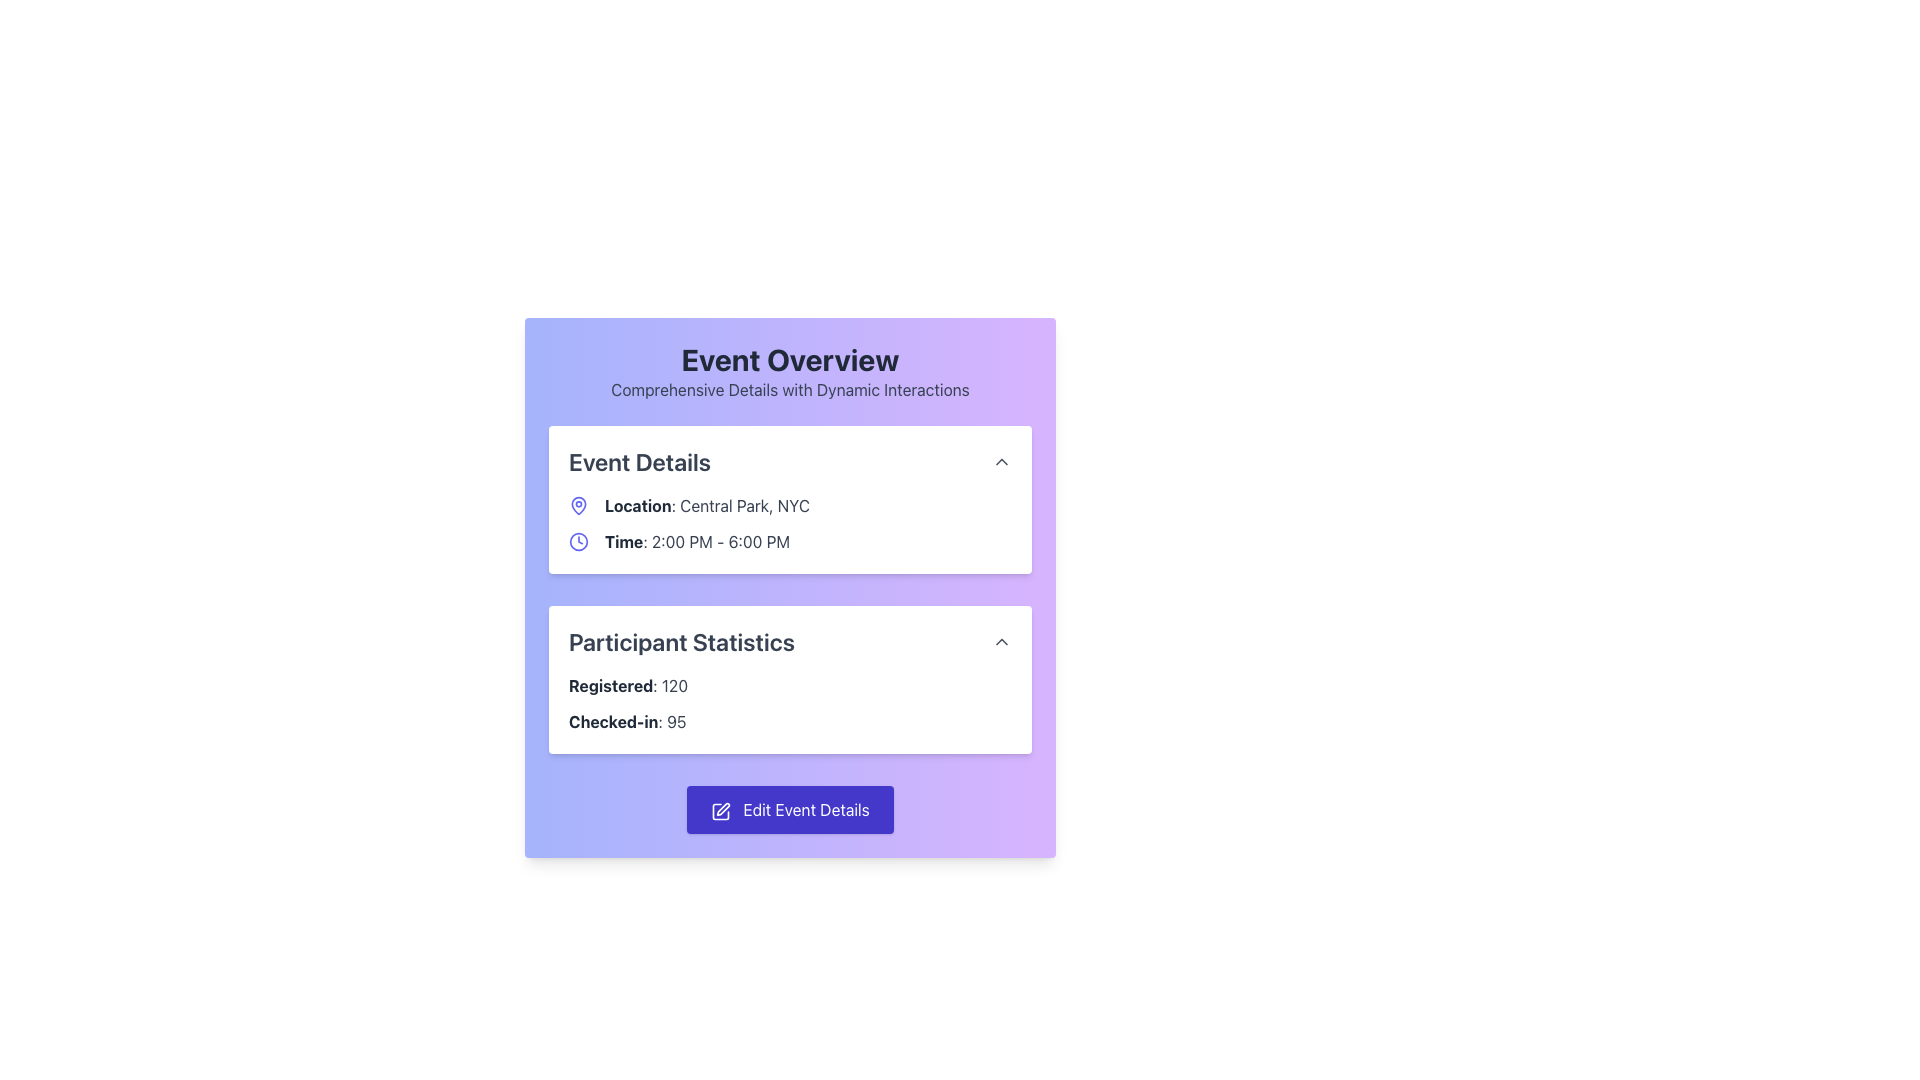 This screenshot has width=1920, height=1080. Describe the element at coordinates (1002, 462) in the screenshot. I see `the toggle button in the top-right corner of the 'Event Details' card` at that location.